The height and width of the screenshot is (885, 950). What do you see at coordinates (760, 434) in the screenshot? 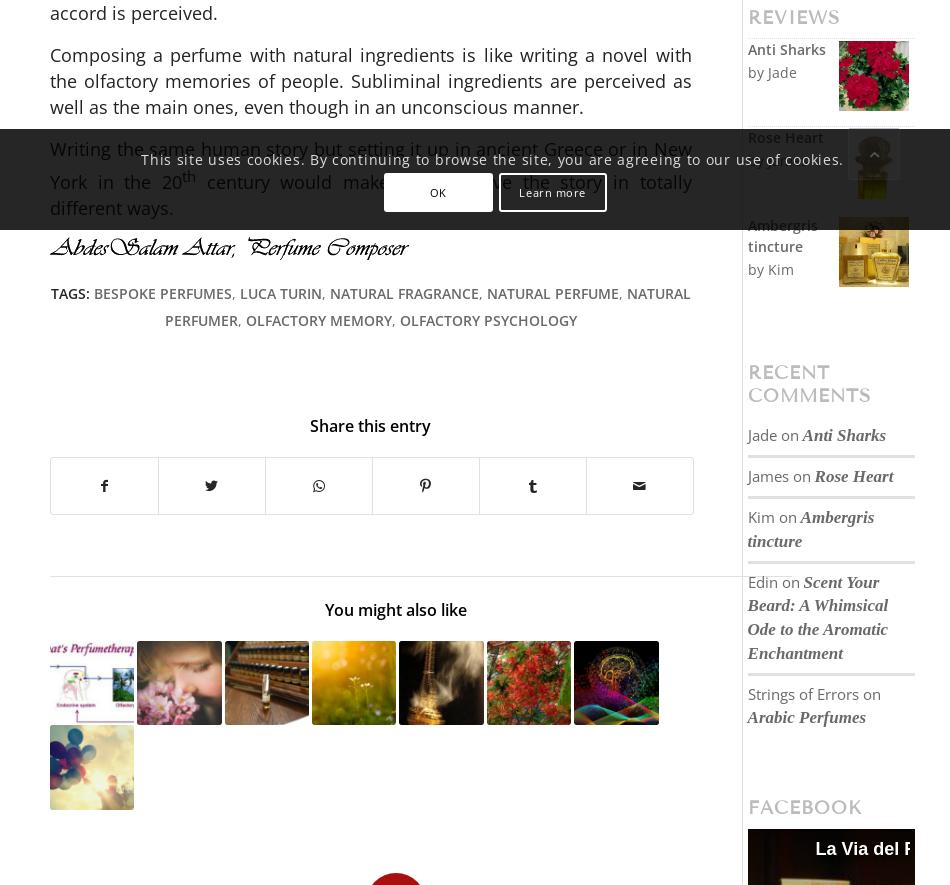
I see `'Jade'` at bounding box center [760, 434].